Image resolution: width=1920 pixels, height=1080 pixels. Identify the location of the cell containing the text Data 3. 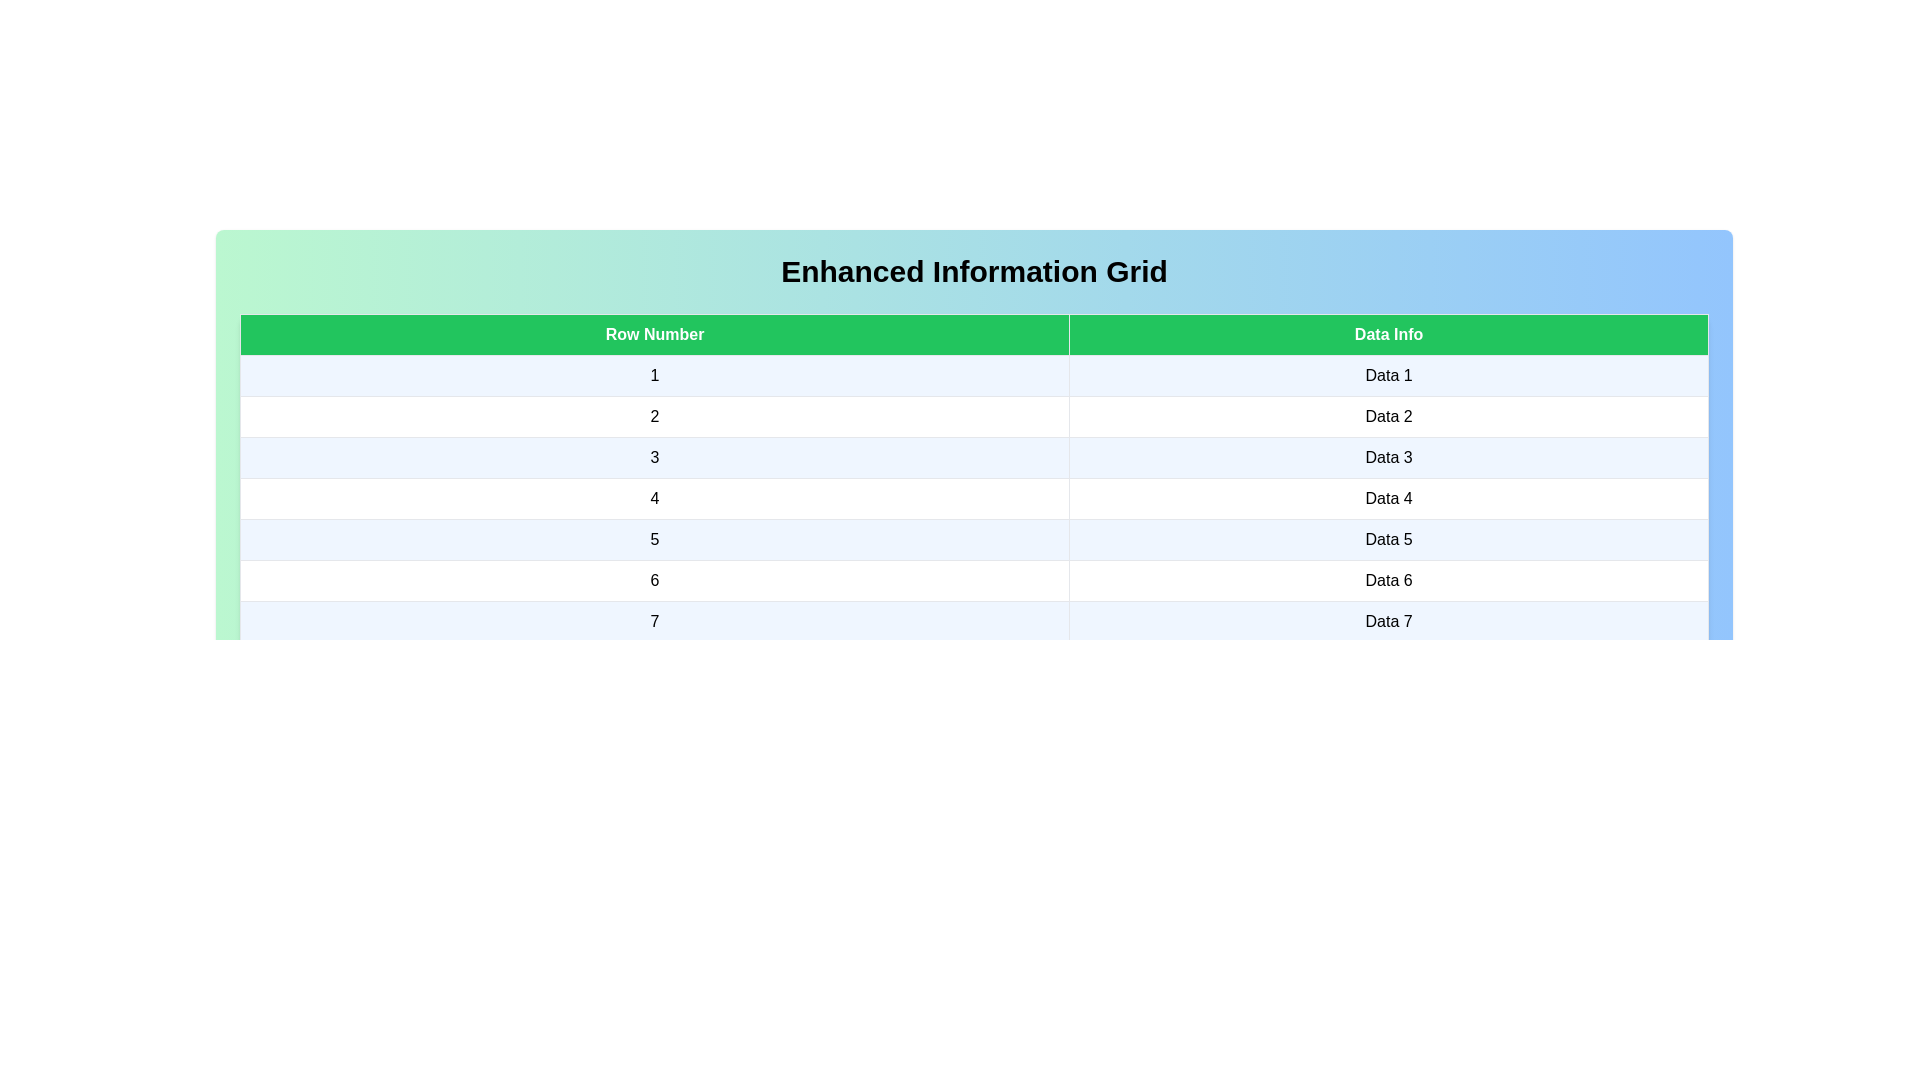
(1388, 458).